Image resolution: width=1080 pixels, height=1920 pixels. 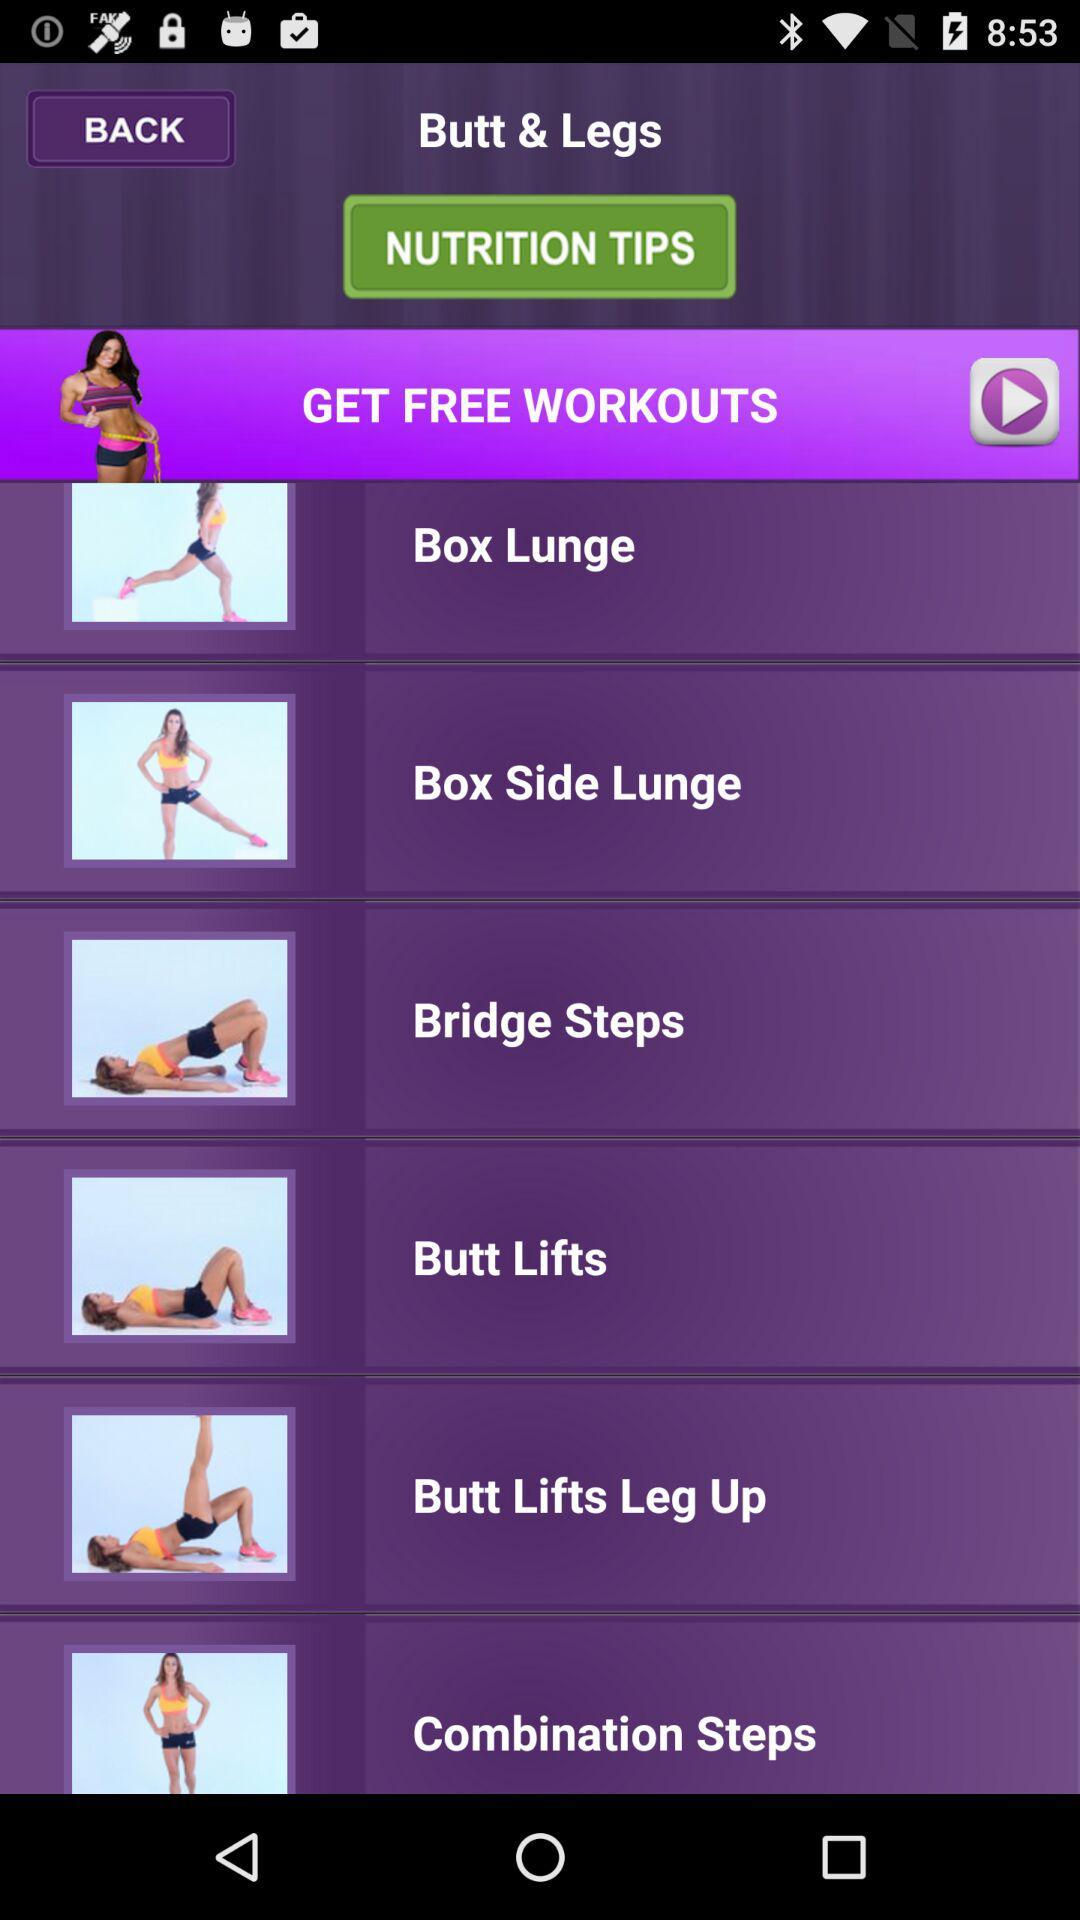 I want to click on icon above butt lifts icon, so click(x=548, y=1018).